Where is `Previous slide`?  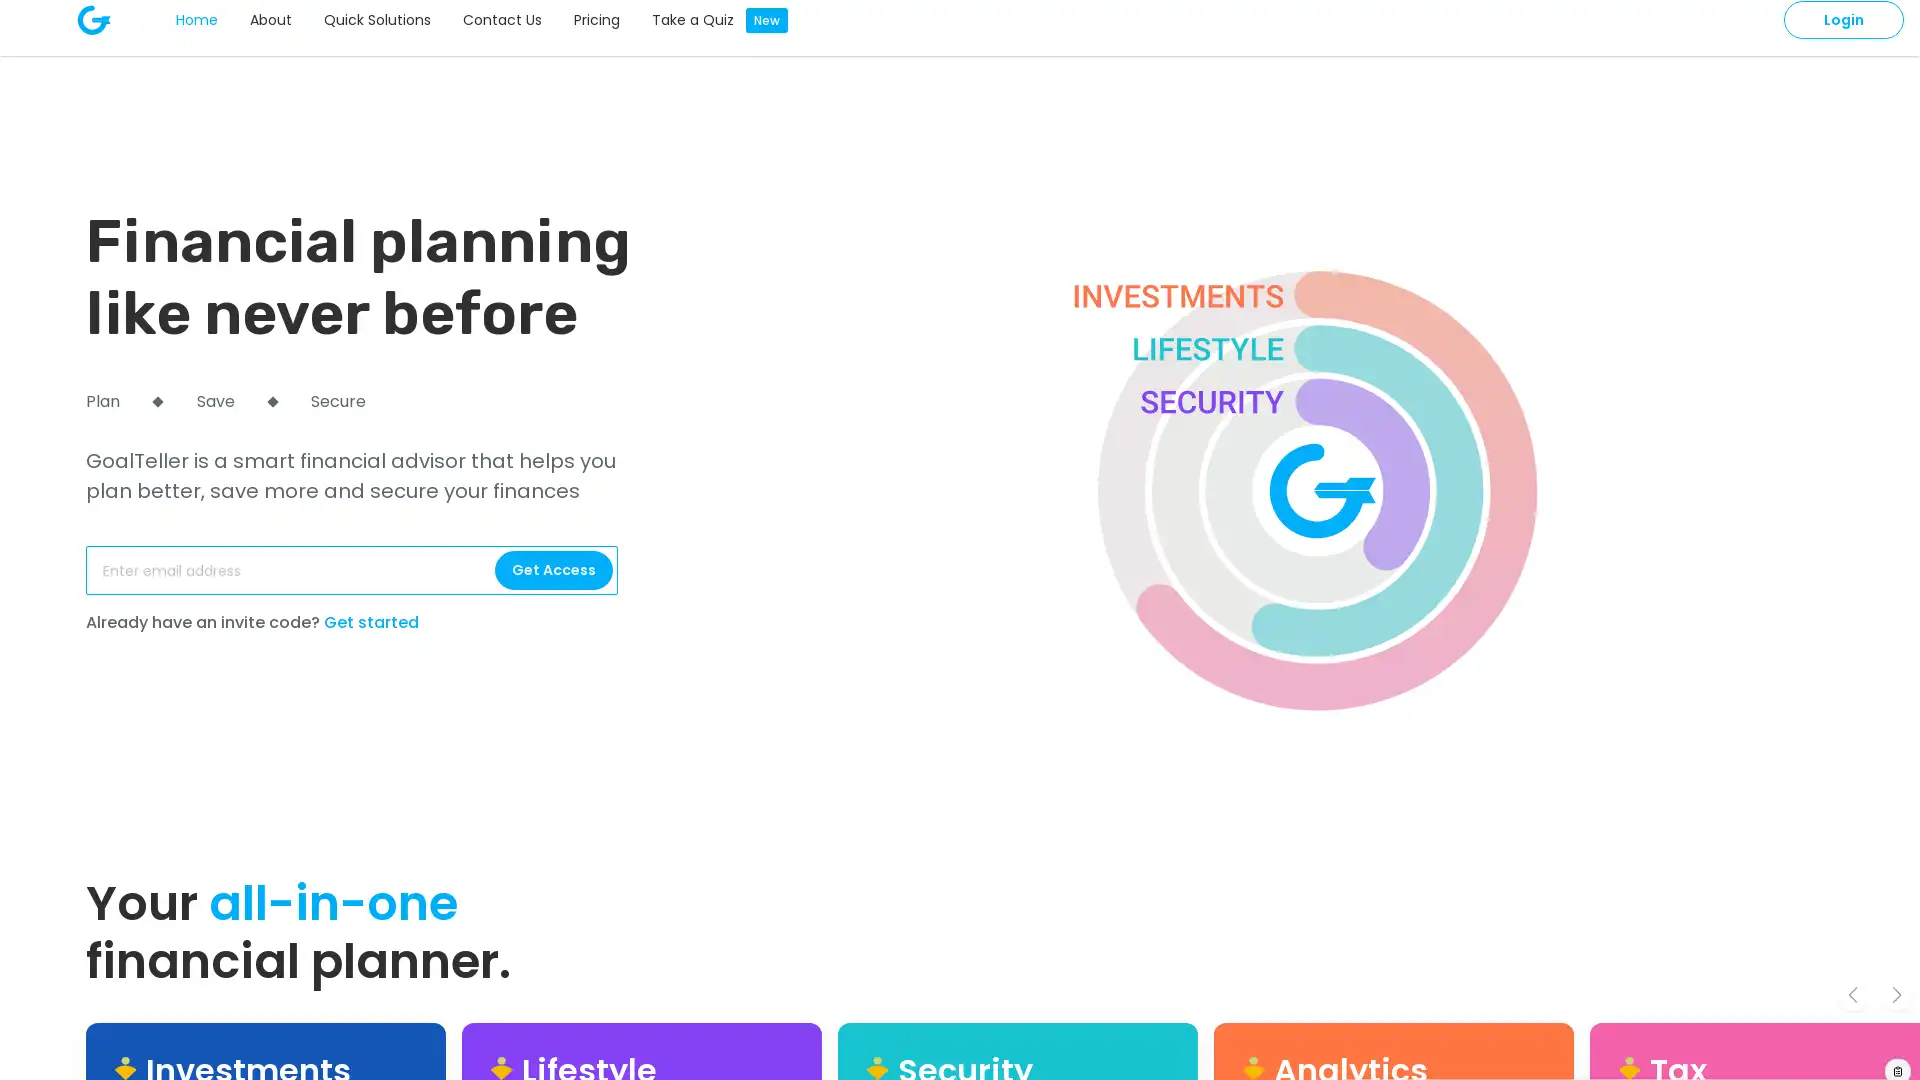 Previous slide is located at coordinates (1852, 994).